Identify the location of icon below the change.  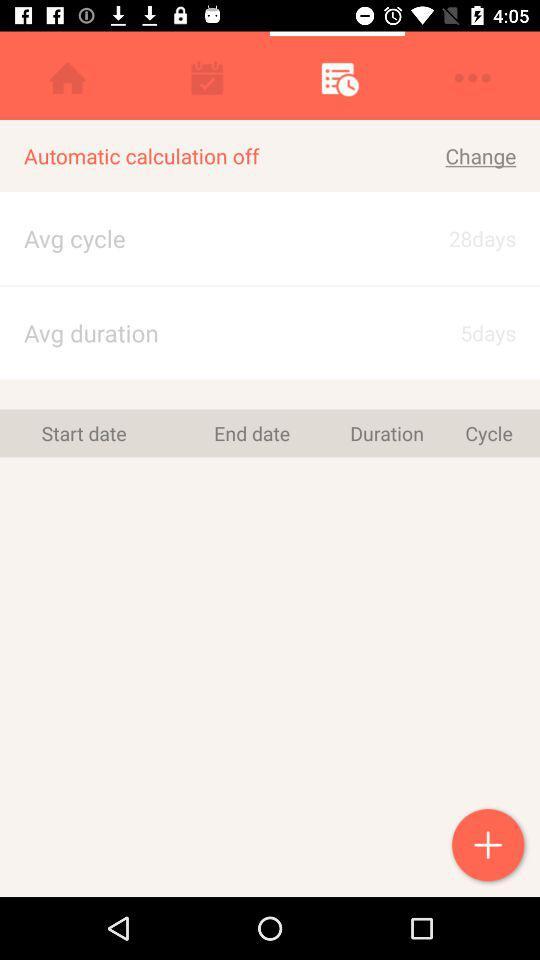
(463, 238).